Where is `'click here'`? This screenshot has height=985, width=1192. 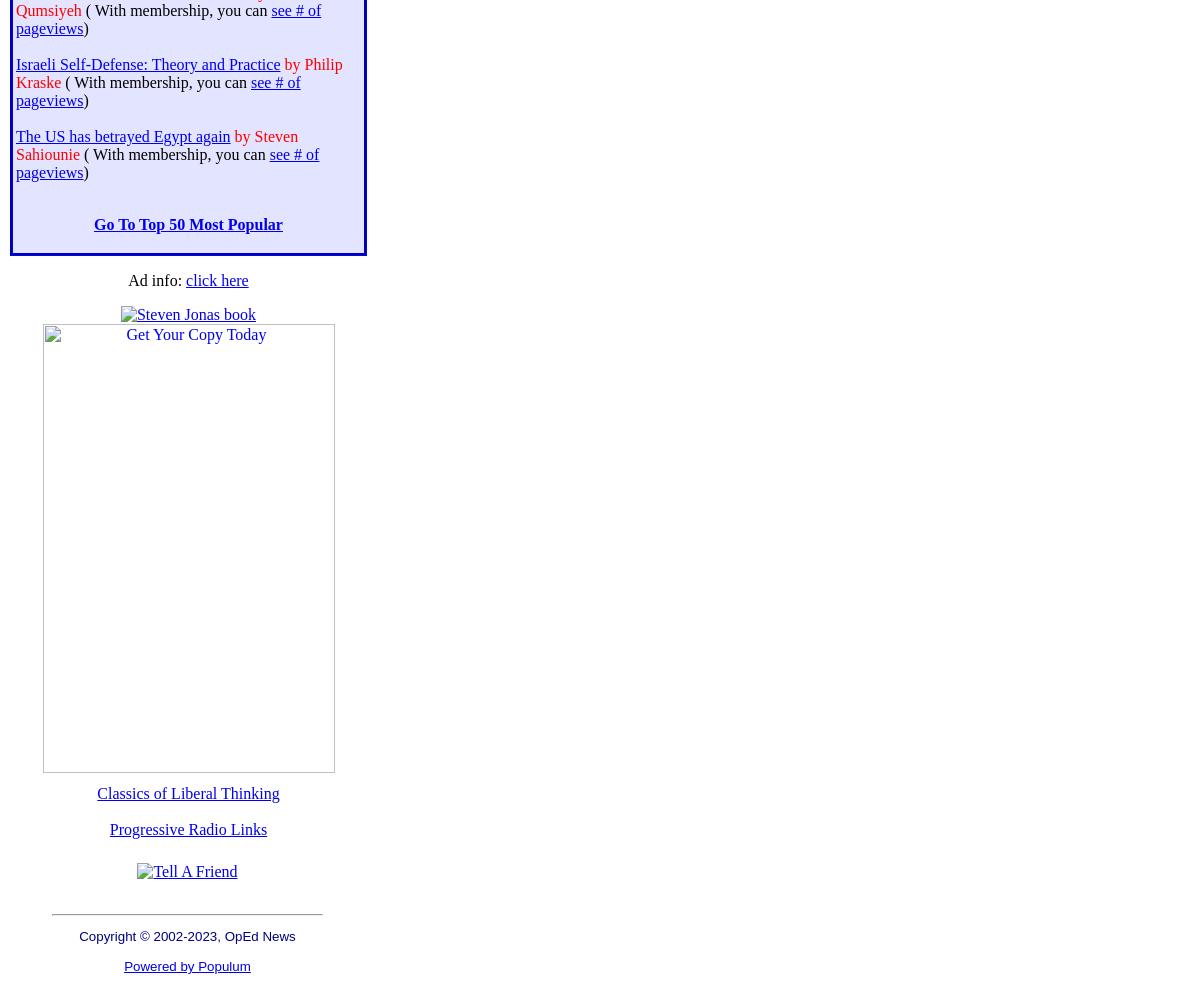 'click here' is located at coordinates (216, 279).